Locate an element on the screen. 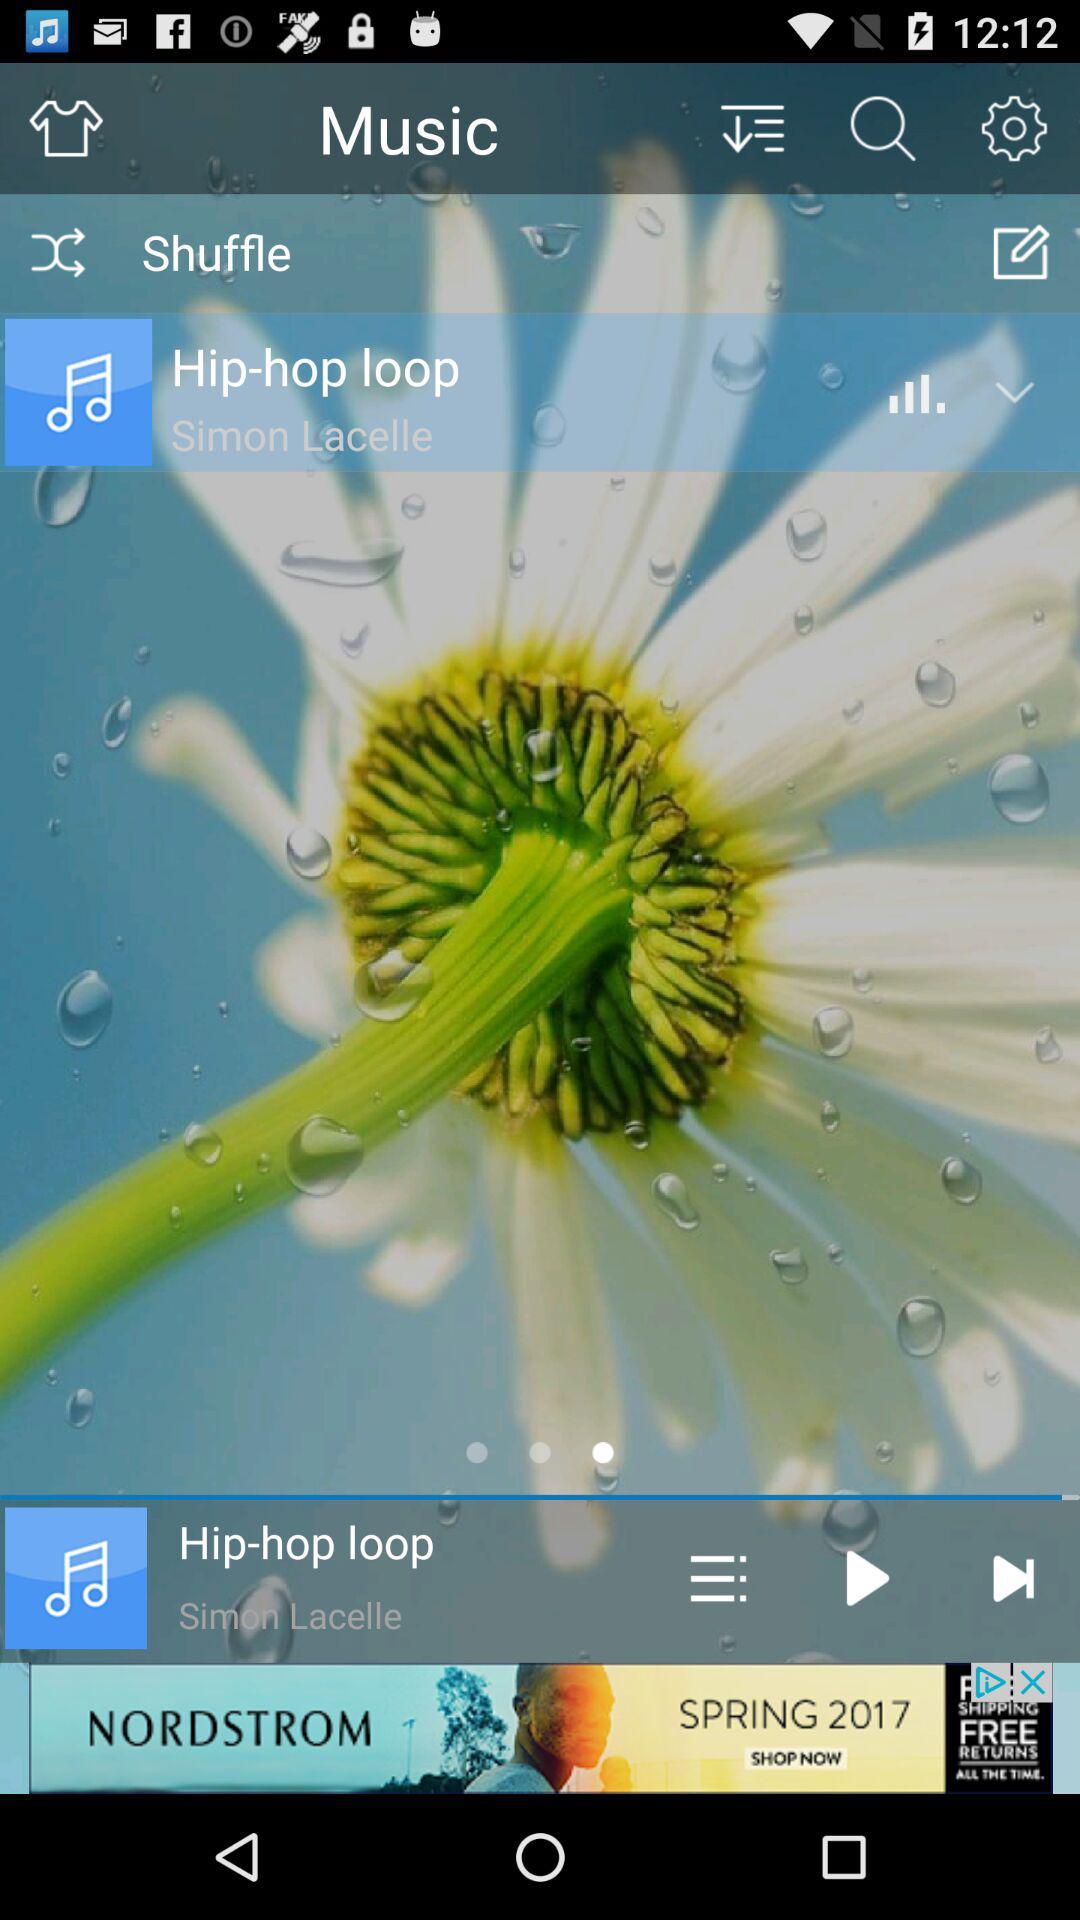 The height and width of the screenshot is (1920, 1080). the item next to the hip-hop loop item is located at coordinates (717, 1577).